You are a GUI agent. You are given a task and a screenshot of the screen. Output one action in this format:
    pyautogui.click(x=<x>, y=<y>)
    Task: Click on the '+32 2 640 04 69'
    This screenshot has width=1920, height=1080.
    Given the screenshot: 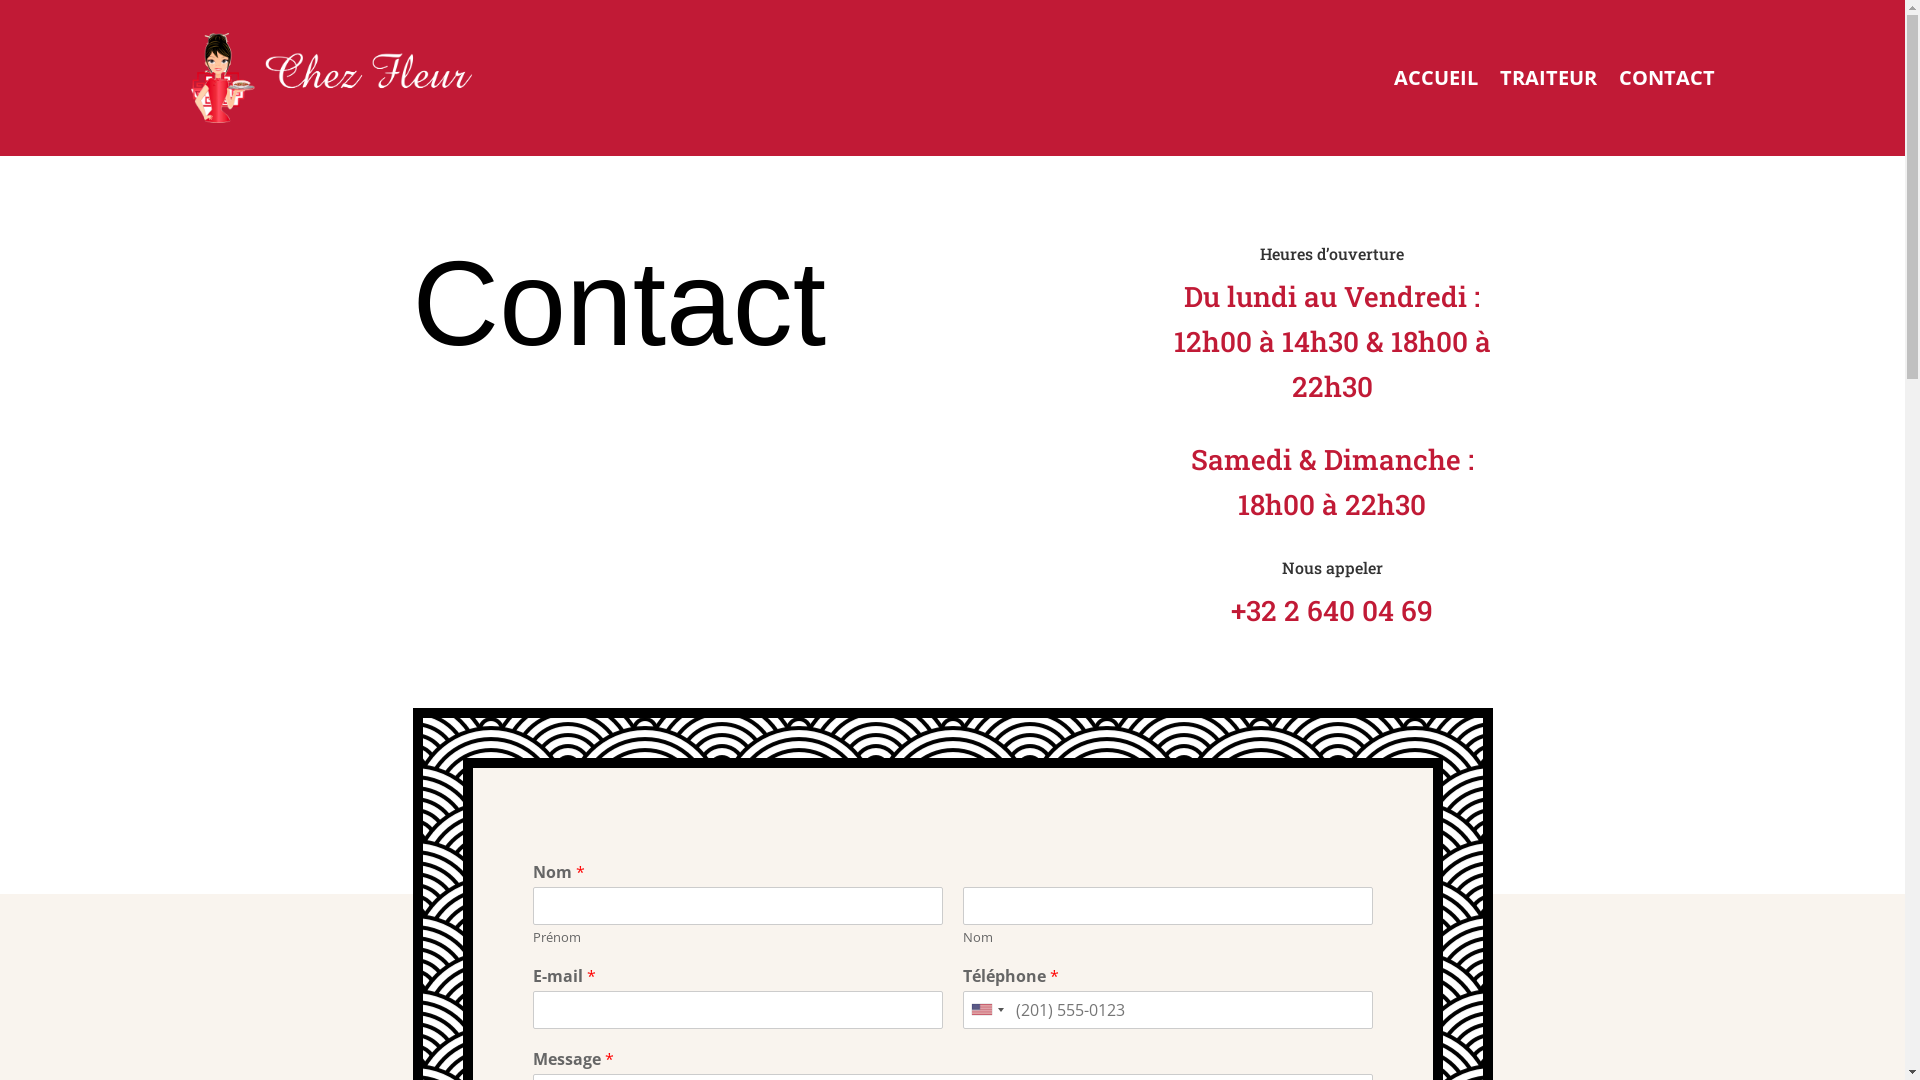 What is the action you would take?
    pyautogui.click(x=1331, y=609)
    